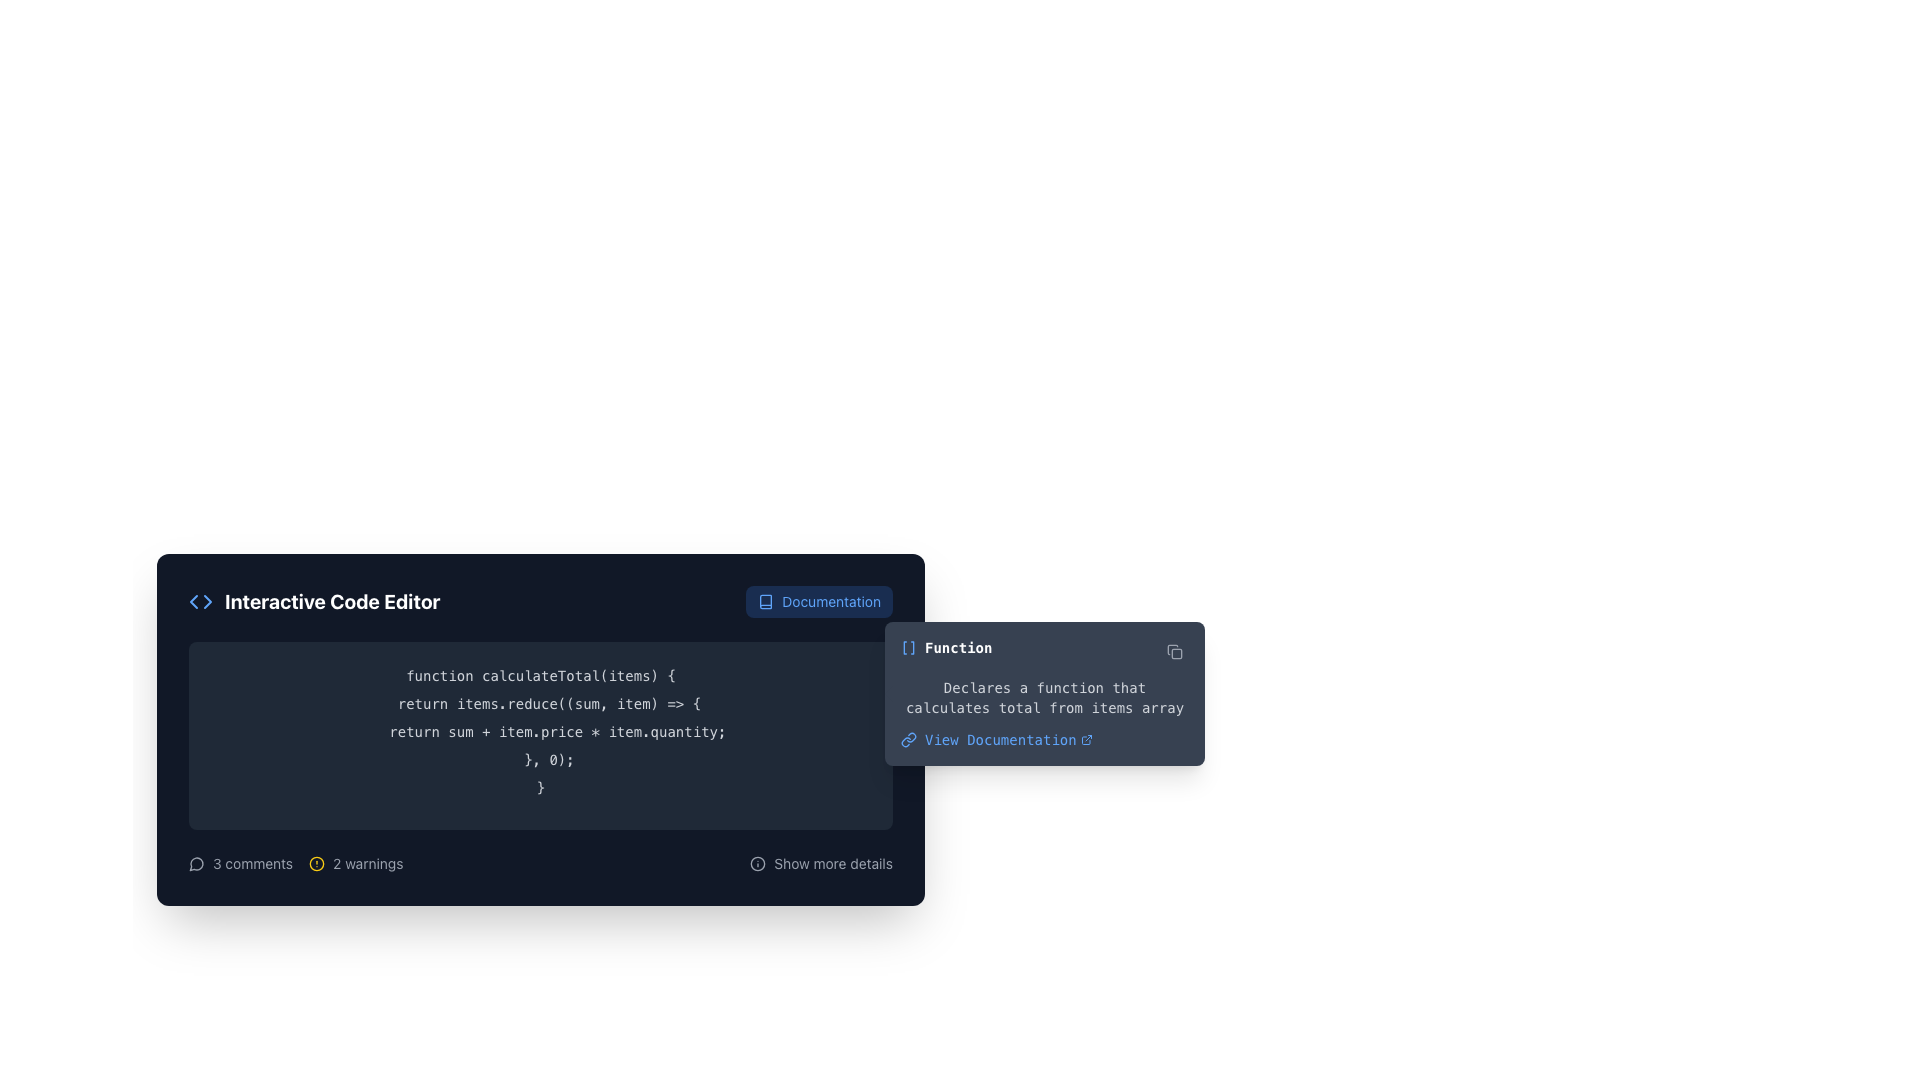 This screenshot has height=1080, width=1920. Describe the element at coordinates (945, 648) in the screenshot. I see `the label with an adjacent icon that indicates coding function details, located in the top-left region of the tooltip-like component` at that location.